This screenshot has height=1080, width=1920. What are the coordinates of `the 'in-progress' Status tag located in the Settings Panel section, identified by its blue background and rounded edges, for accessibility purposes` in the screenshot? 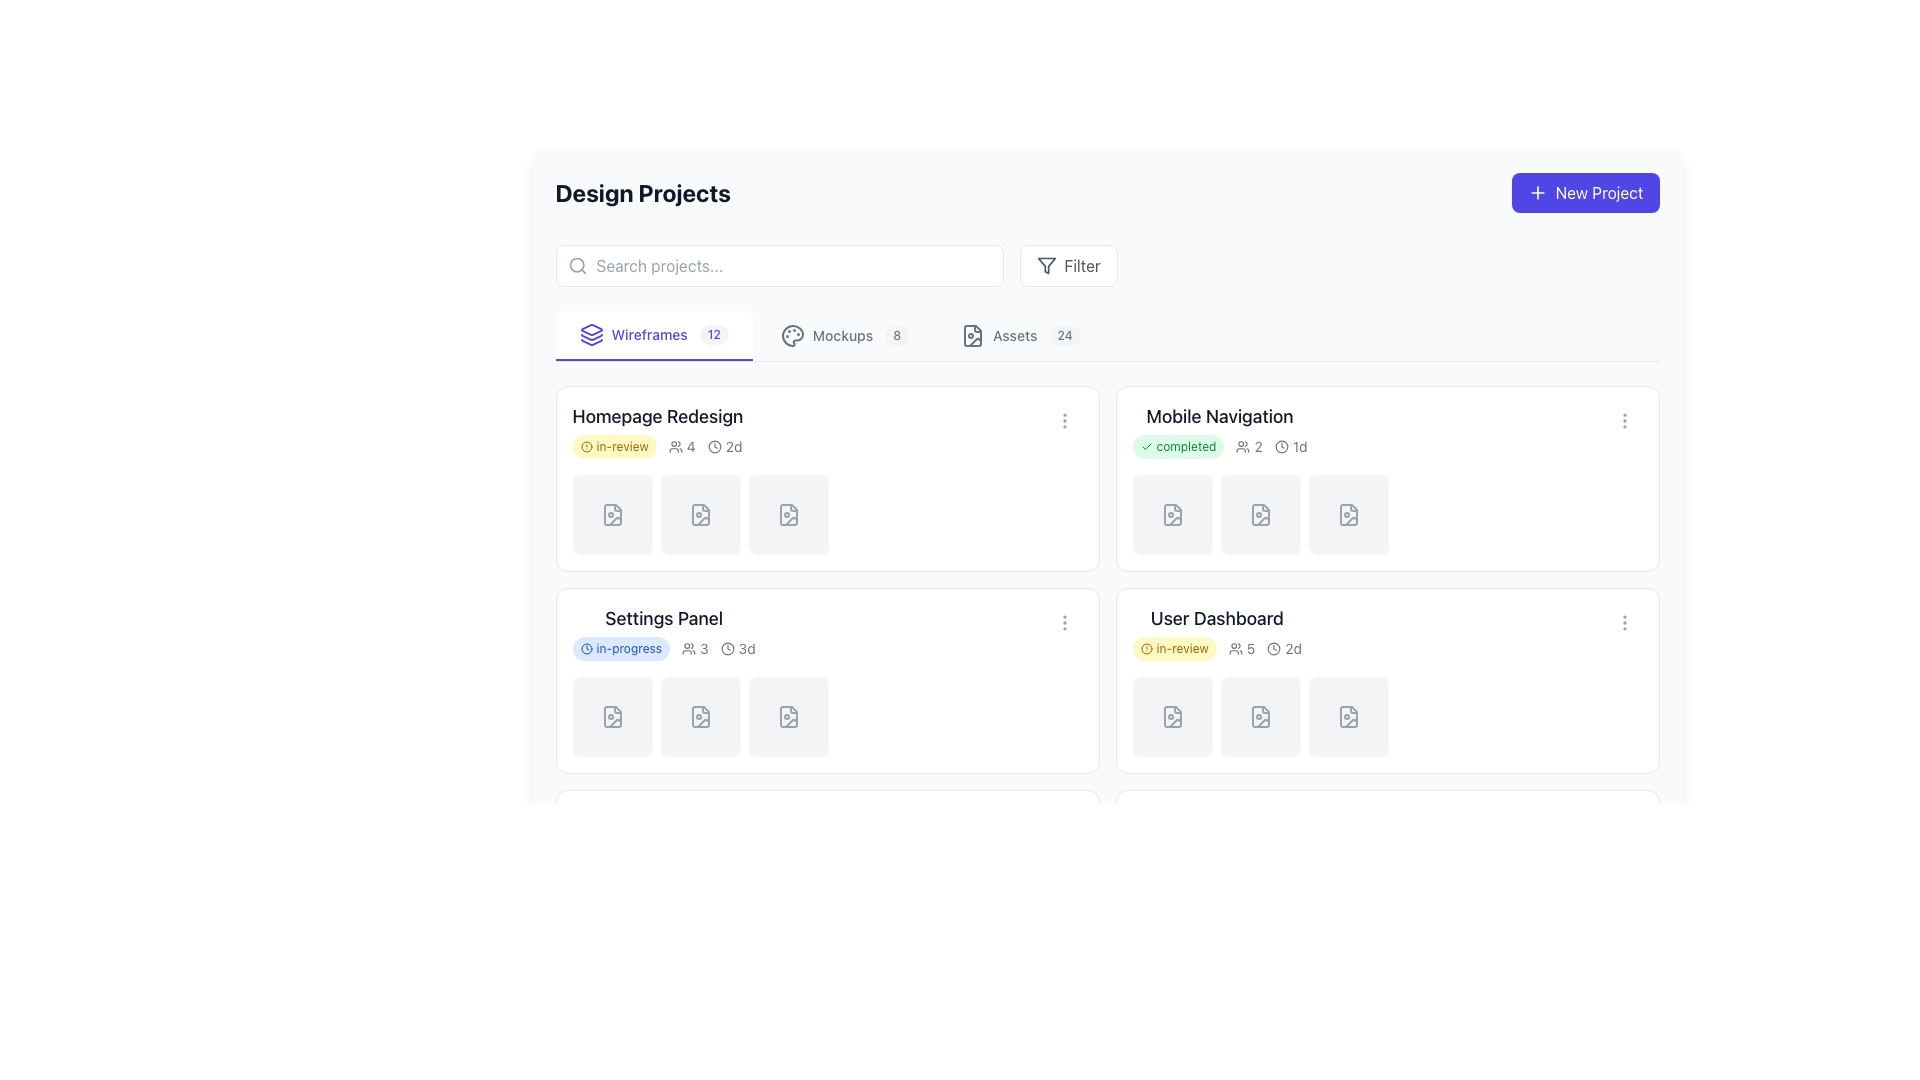 It's located at (664, 648).